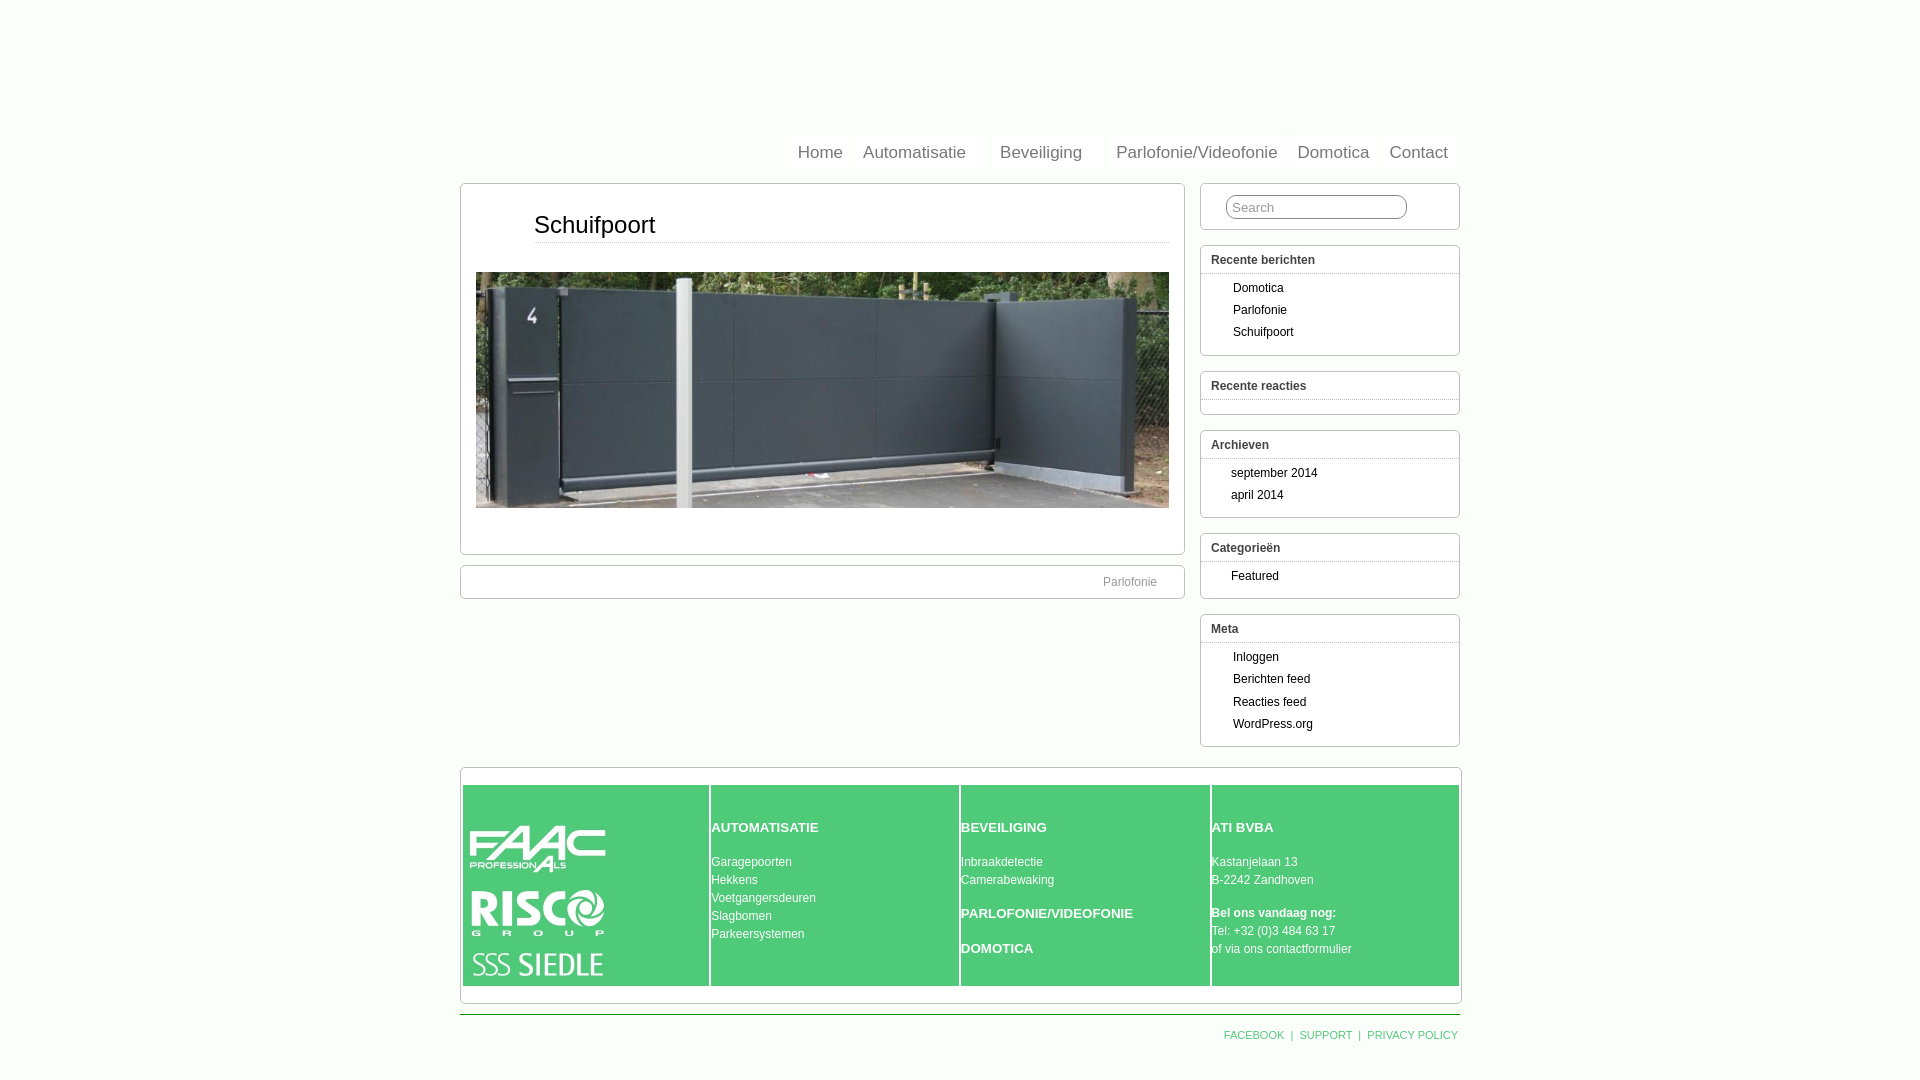  I want to click on 'Garagepoorten', so click(750, 860).